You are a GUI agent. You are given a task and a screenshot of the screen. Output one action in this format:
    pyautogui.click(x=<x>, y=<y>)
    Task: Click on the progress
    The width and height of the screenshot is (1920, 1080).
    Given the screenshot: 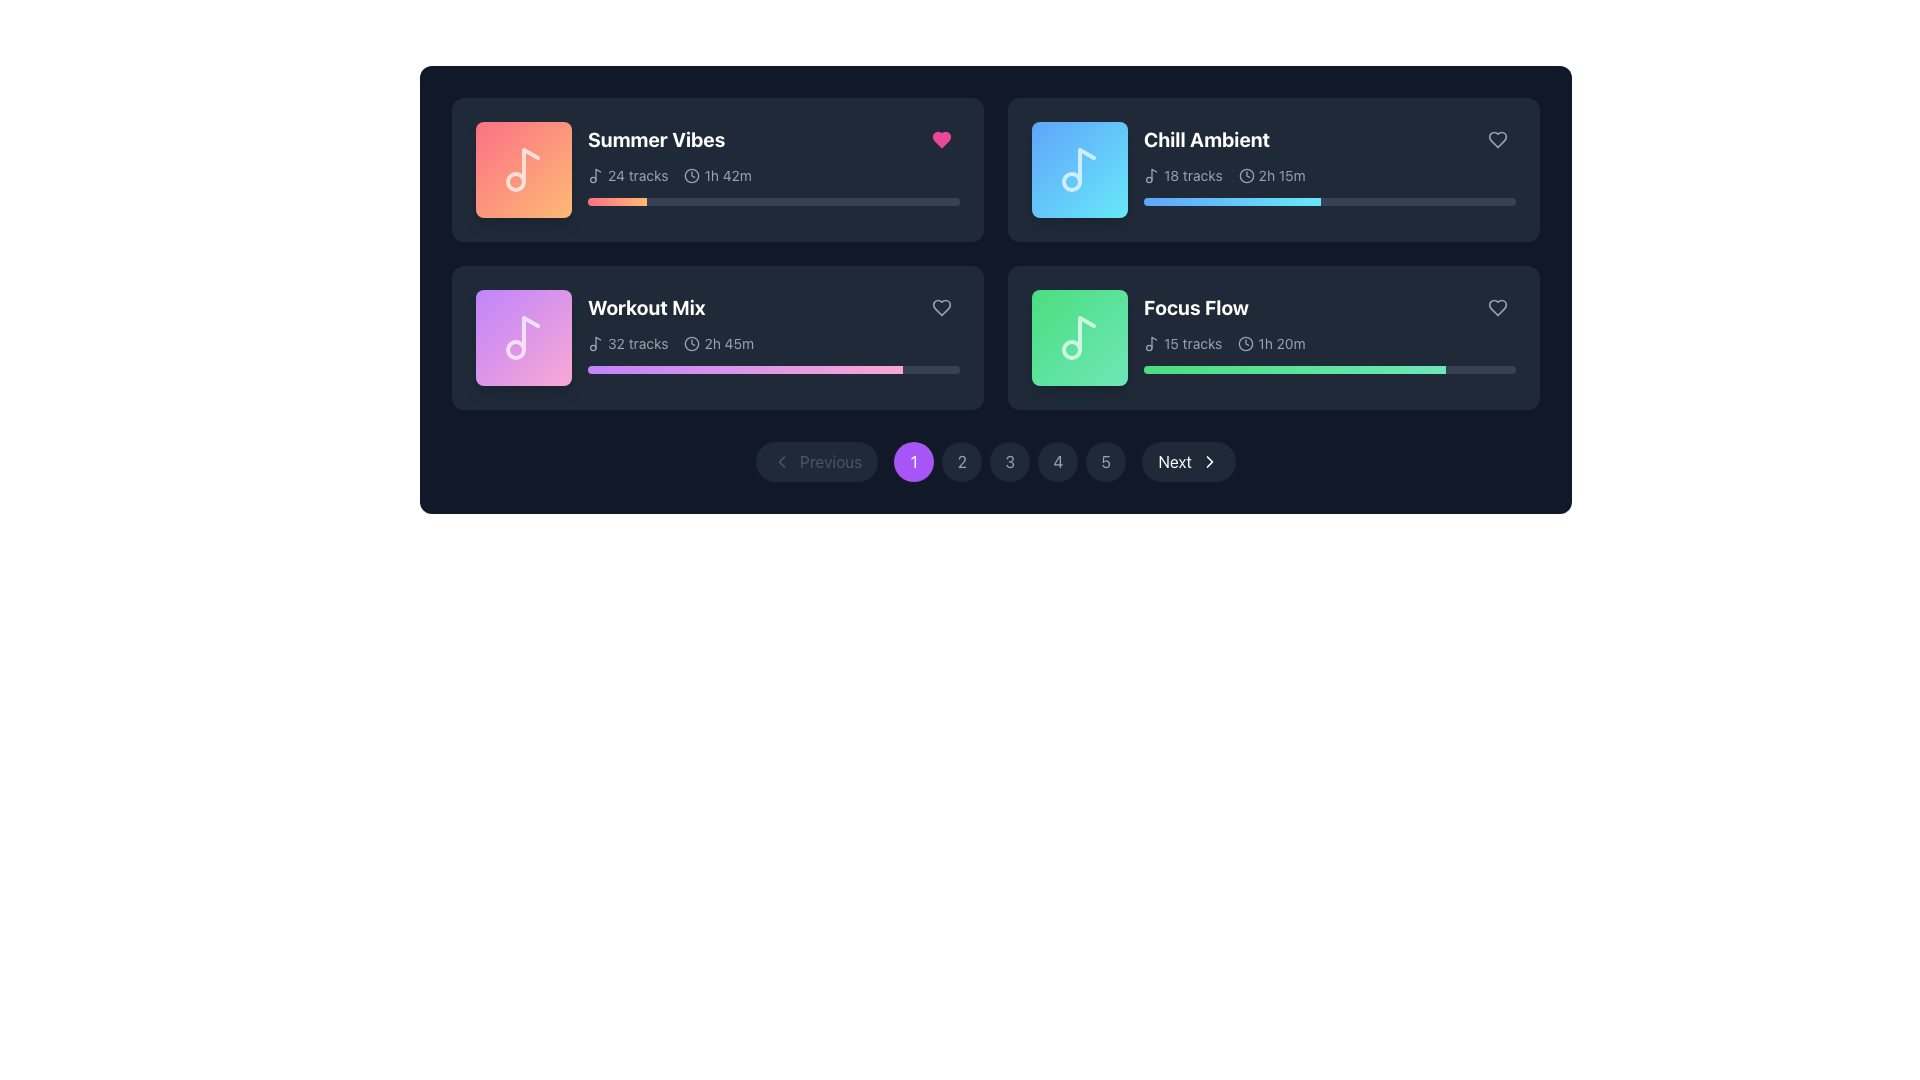 What is the action you would take?
    pyautogui.click(x=750, y=370)
    